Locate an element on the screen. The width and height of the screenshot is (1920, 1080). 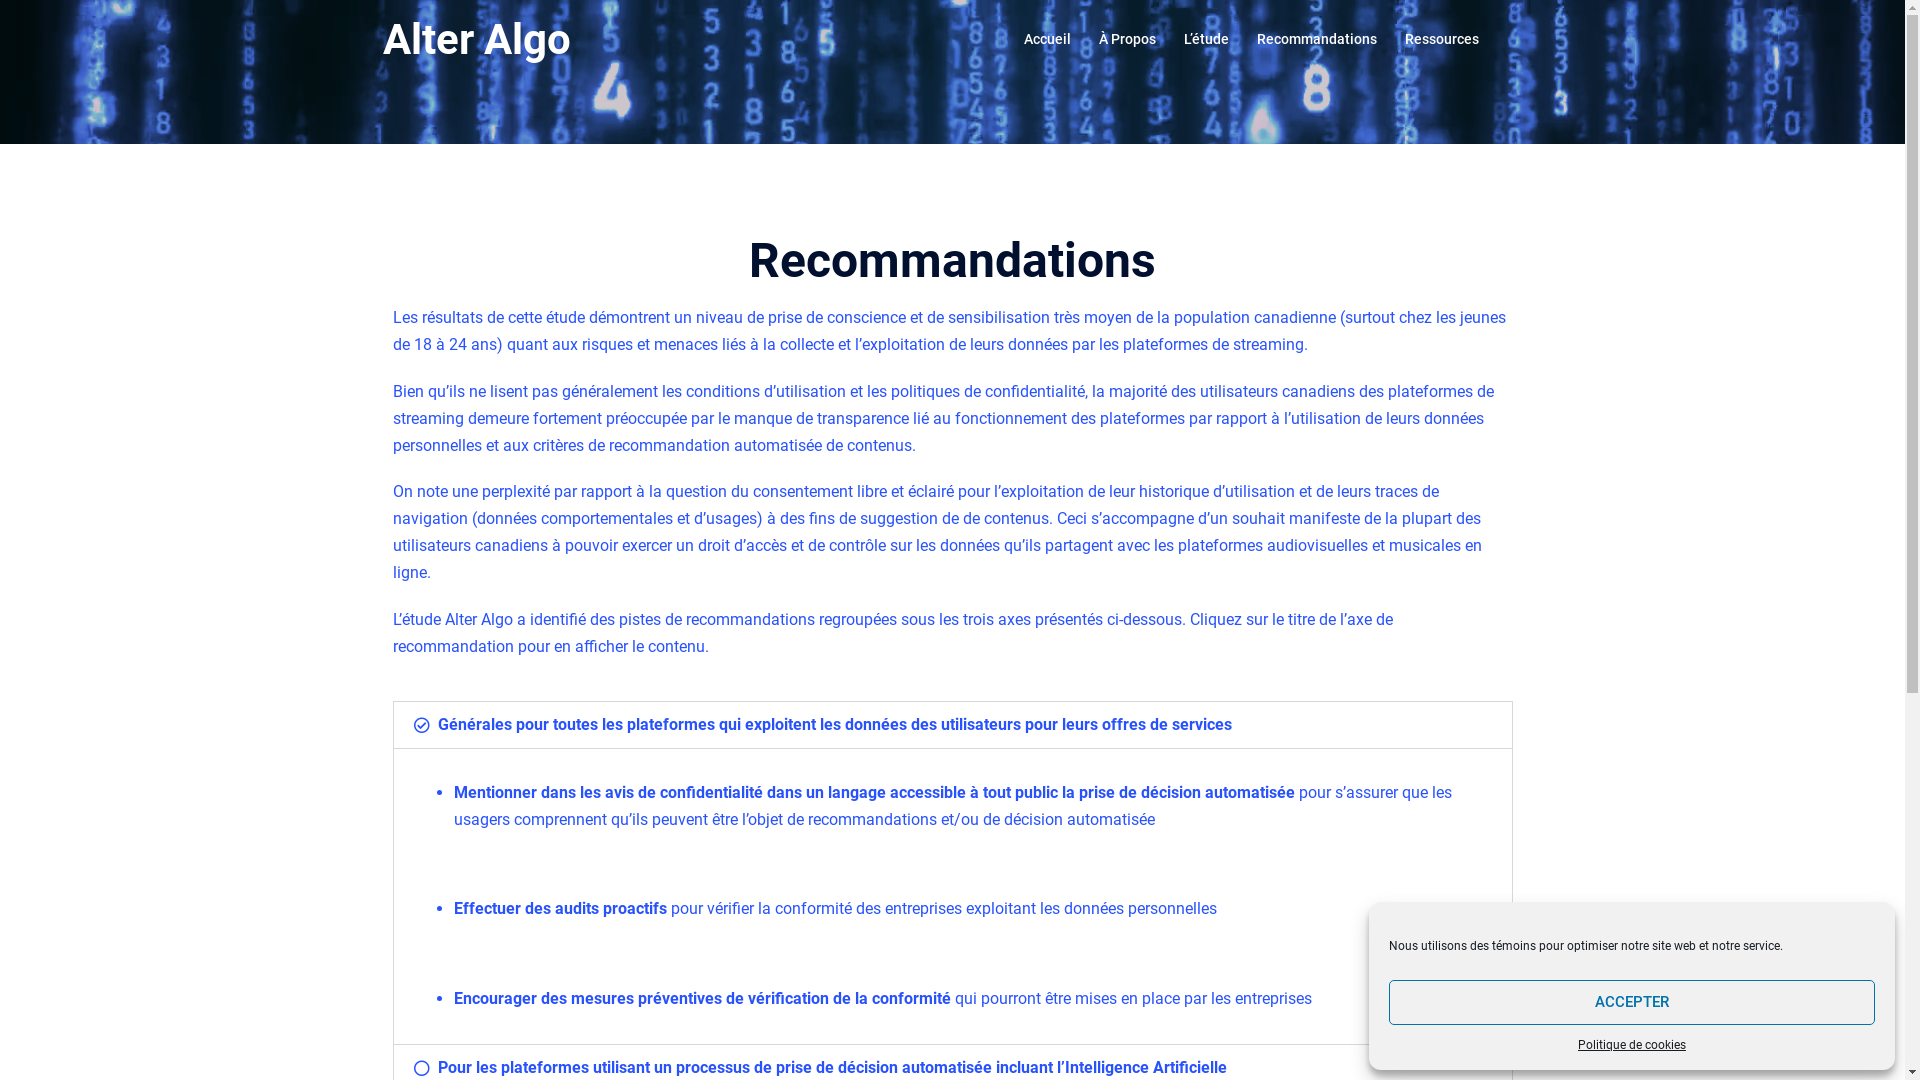
'Alter Algo' is located at coordinates (382, 39).